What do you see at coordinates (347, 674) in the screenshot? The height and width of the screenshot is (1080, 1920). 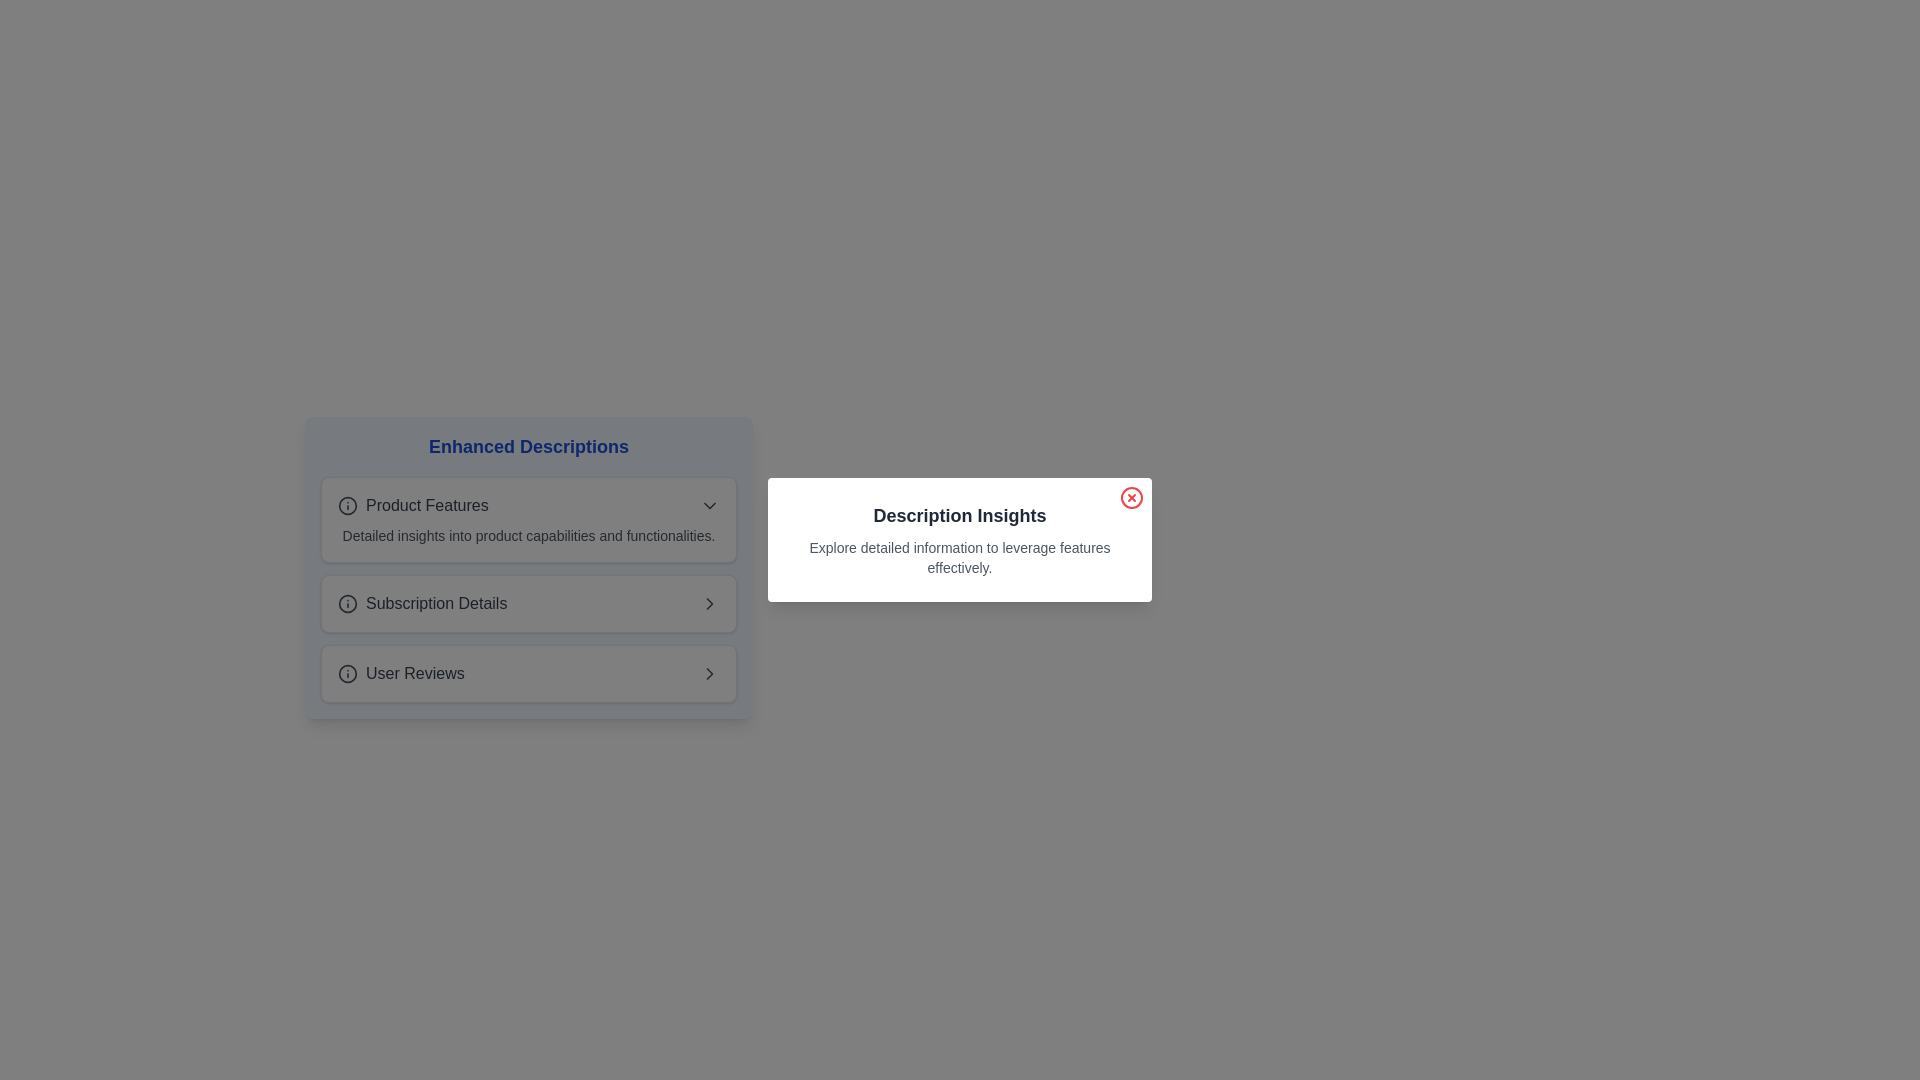 I see `the informational icon related to the 'User Reviews' section located to the left of the text 'User Reviews' in the third option row of the 'Enhanced Descriptions' card` at bounding box center [347, 674].